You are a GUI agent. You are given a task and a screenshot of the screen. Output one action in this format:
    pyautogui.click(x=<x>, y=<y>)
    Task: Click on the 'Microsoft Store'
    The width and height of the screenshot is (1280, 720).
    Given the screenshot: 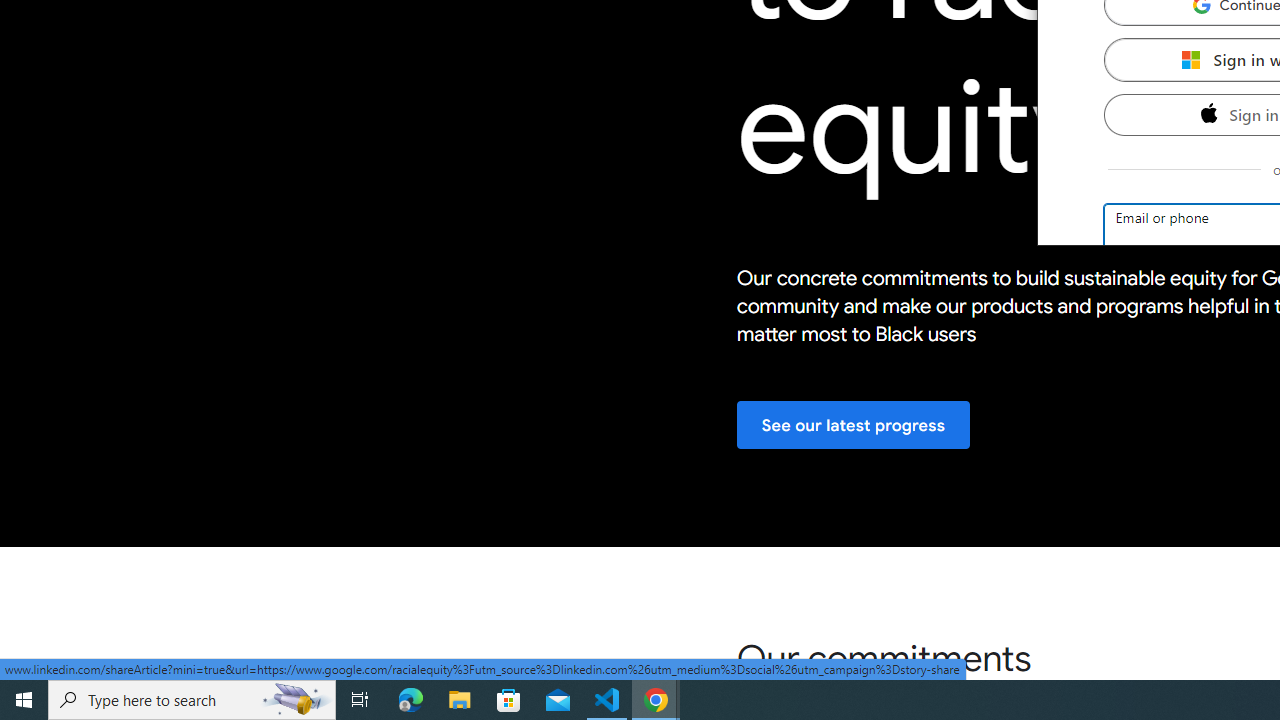 What is the action you would take?
    pyautogui.click(x=509, y=698)
    